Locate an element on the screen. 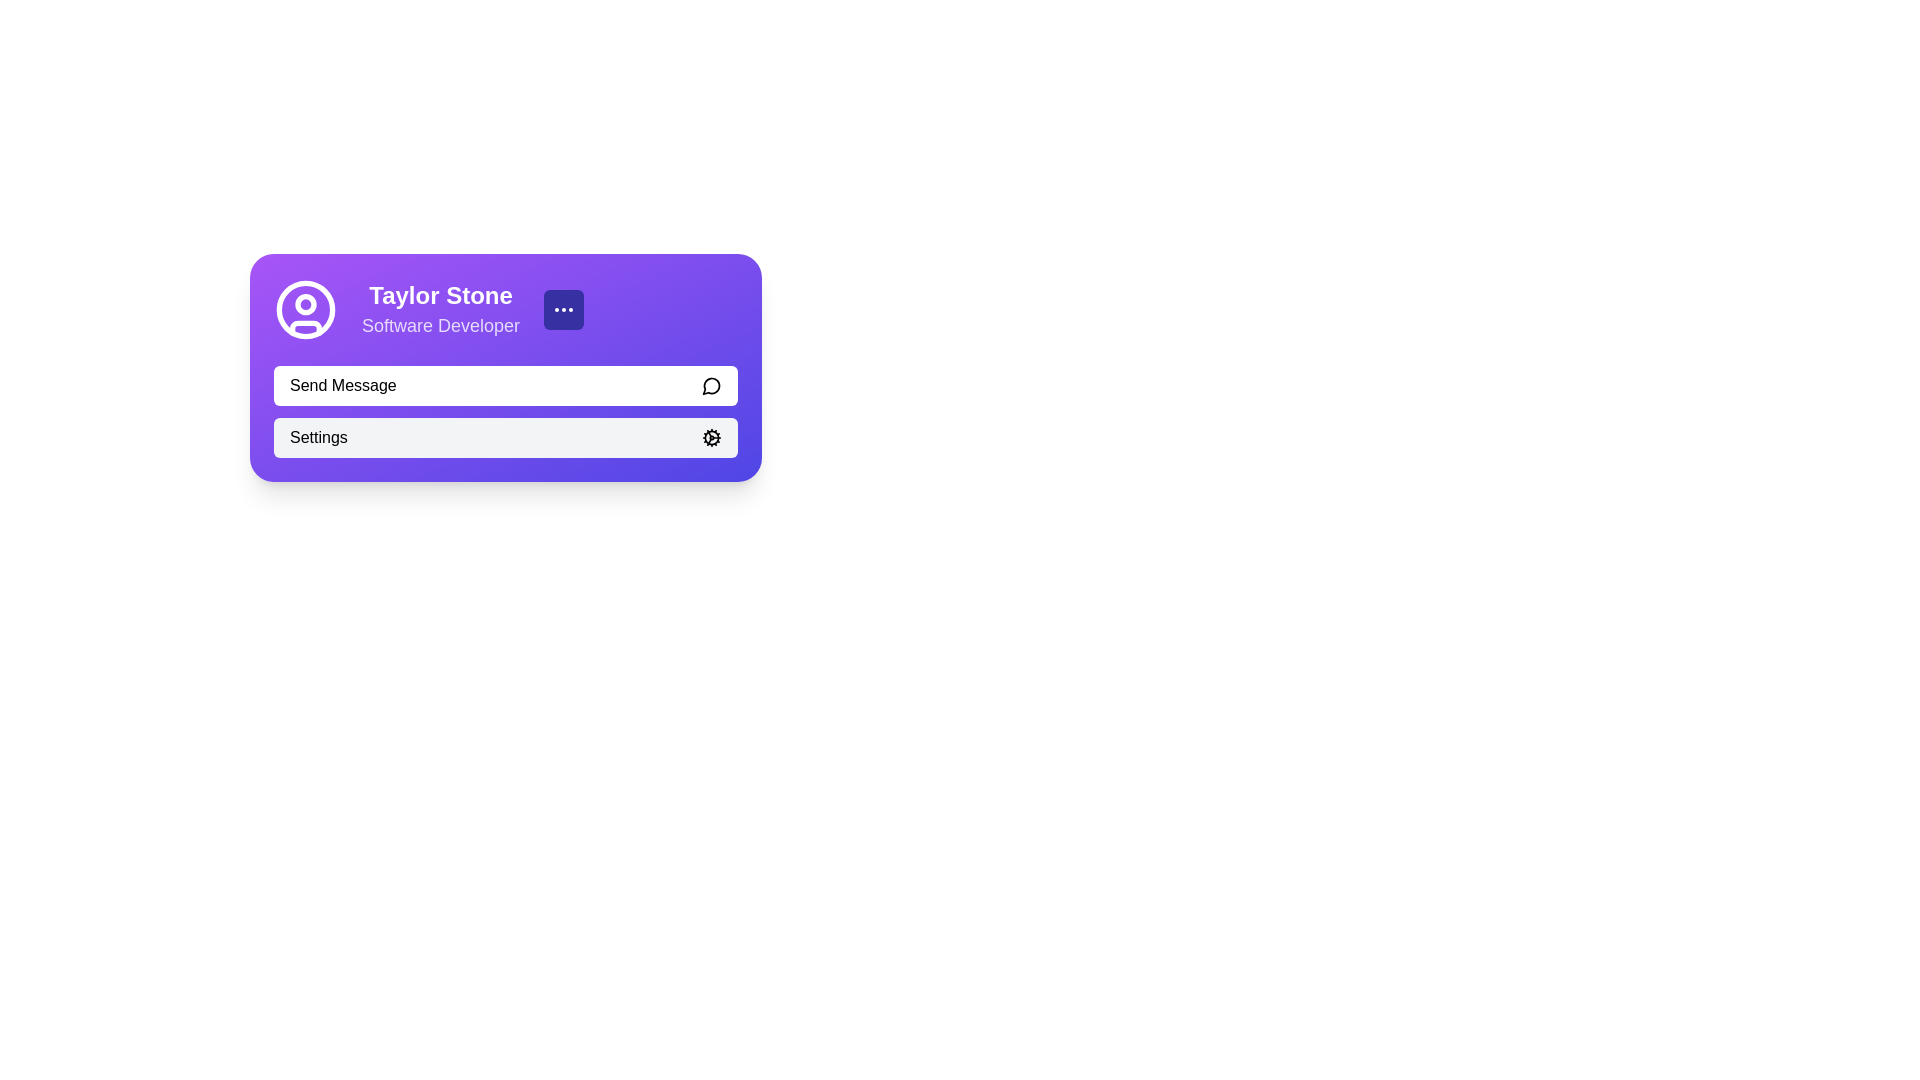 The image size is (1920, 1080). the Text Label indicating the role 'Software Developer' located directly below the name 'Taylor Stone' is located at coordinates (440, 325).